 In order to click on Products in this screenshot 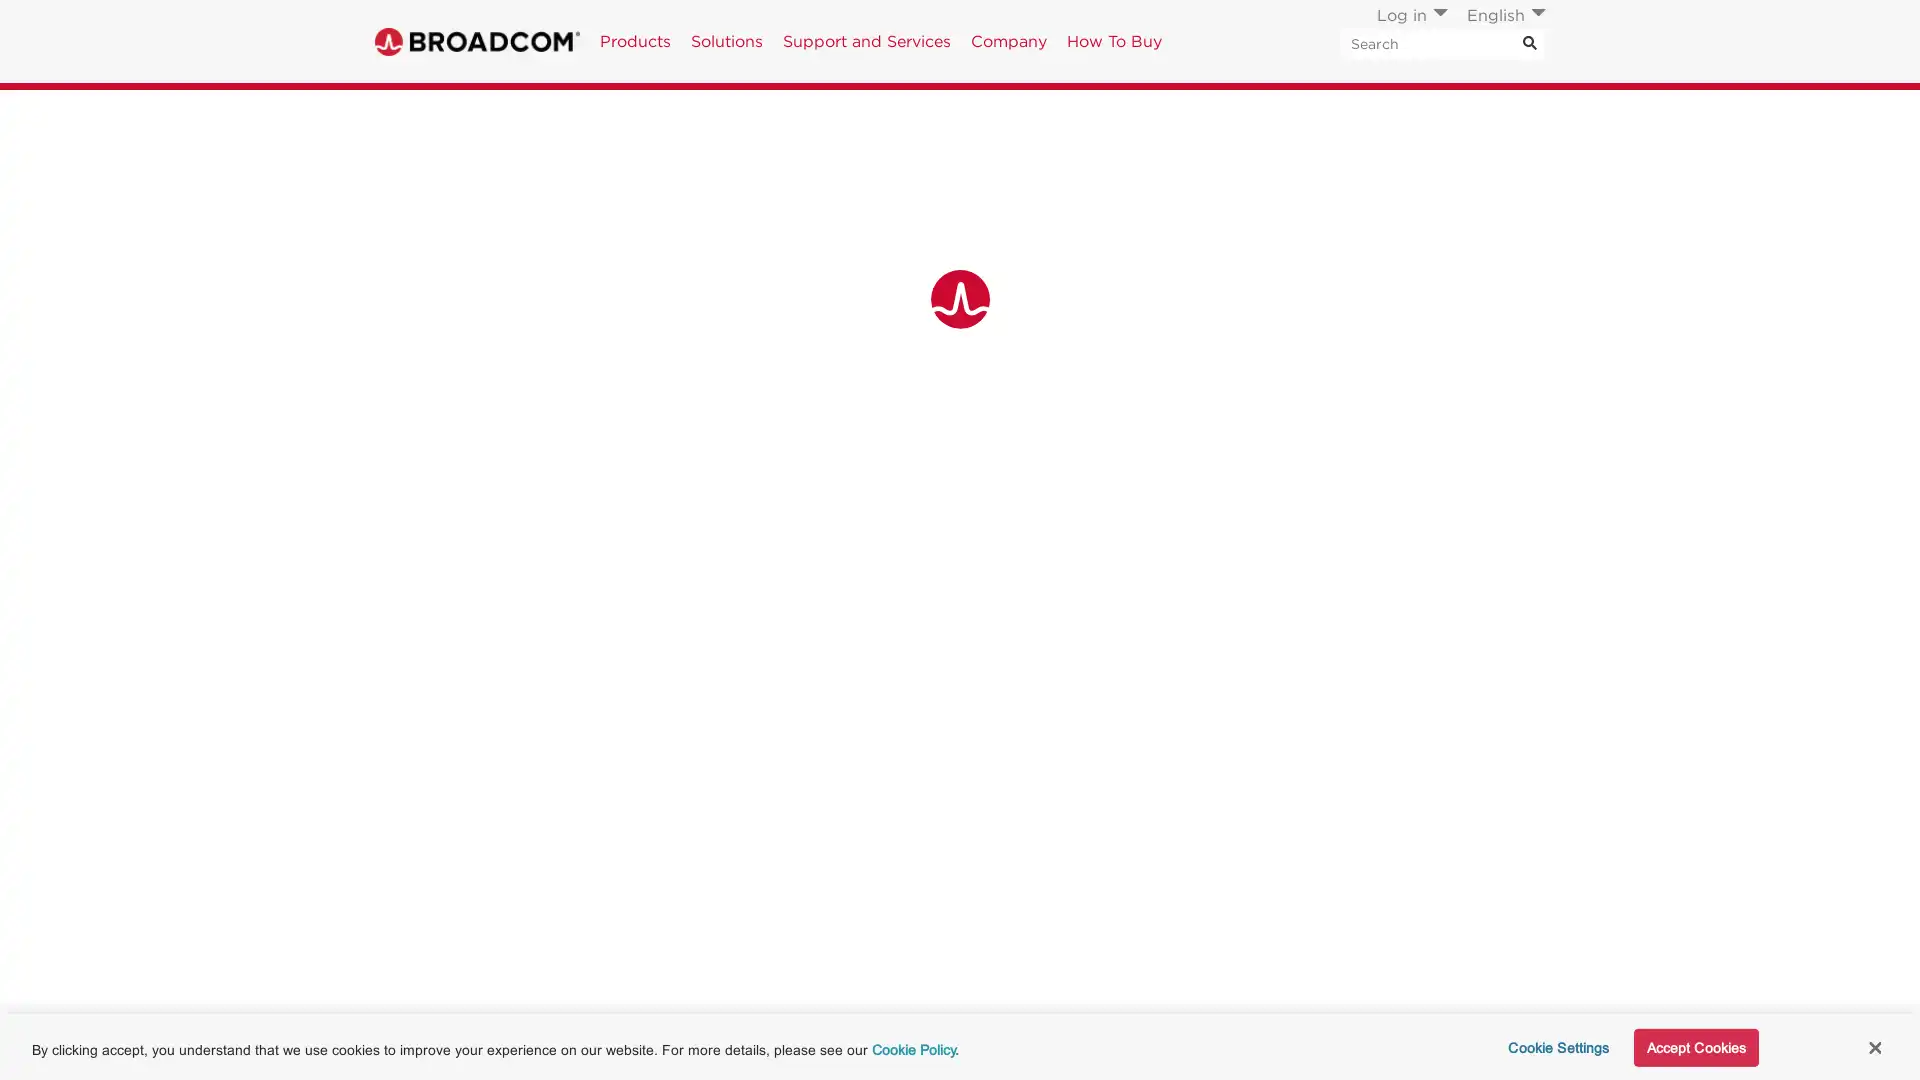, I will do `click(634, 41)`.